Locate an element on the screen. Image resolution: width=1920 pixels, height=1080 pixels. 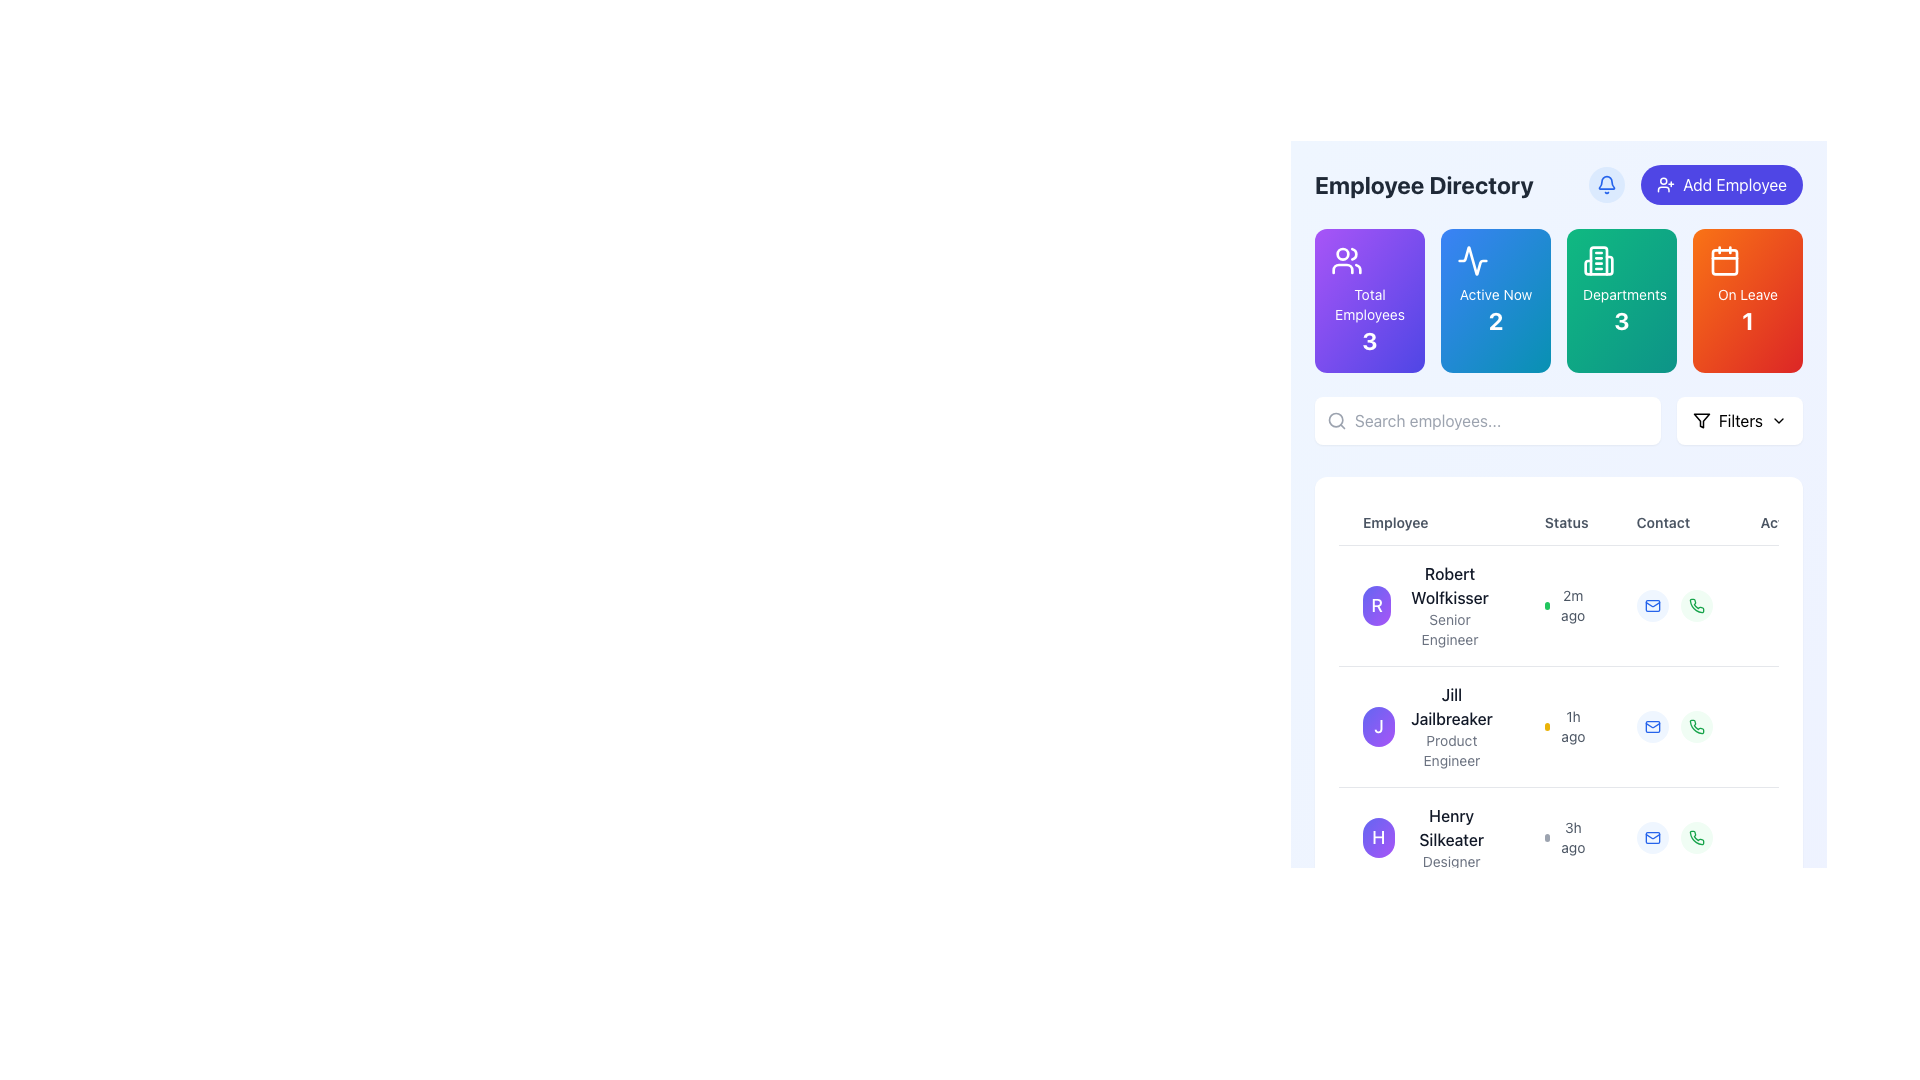
the text displaying the total number of departments, located centrally within the green card labeled 'Departments' in the third card from the left is located at coordinates (1622, 319).